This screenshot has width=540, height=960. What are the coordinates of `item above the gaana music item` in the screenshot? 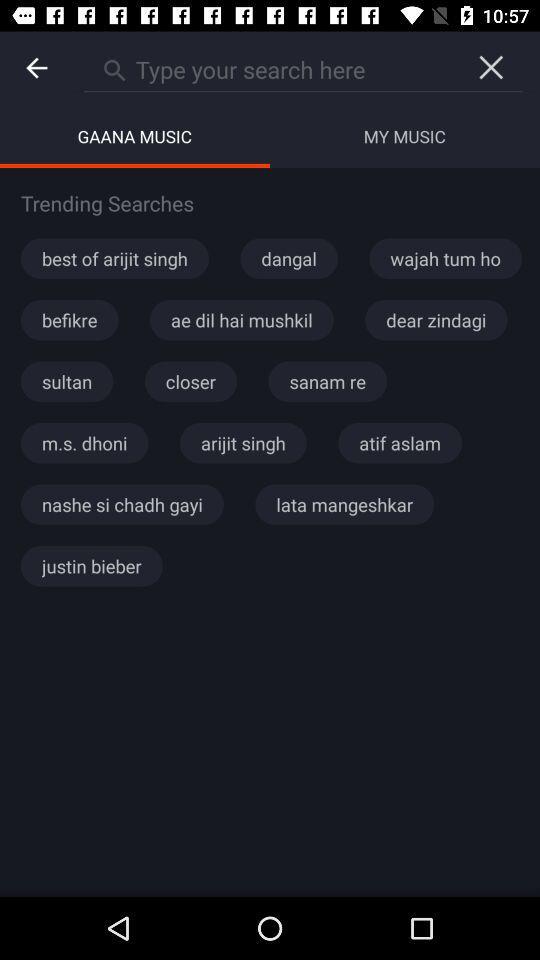 It's located at (36, 68).